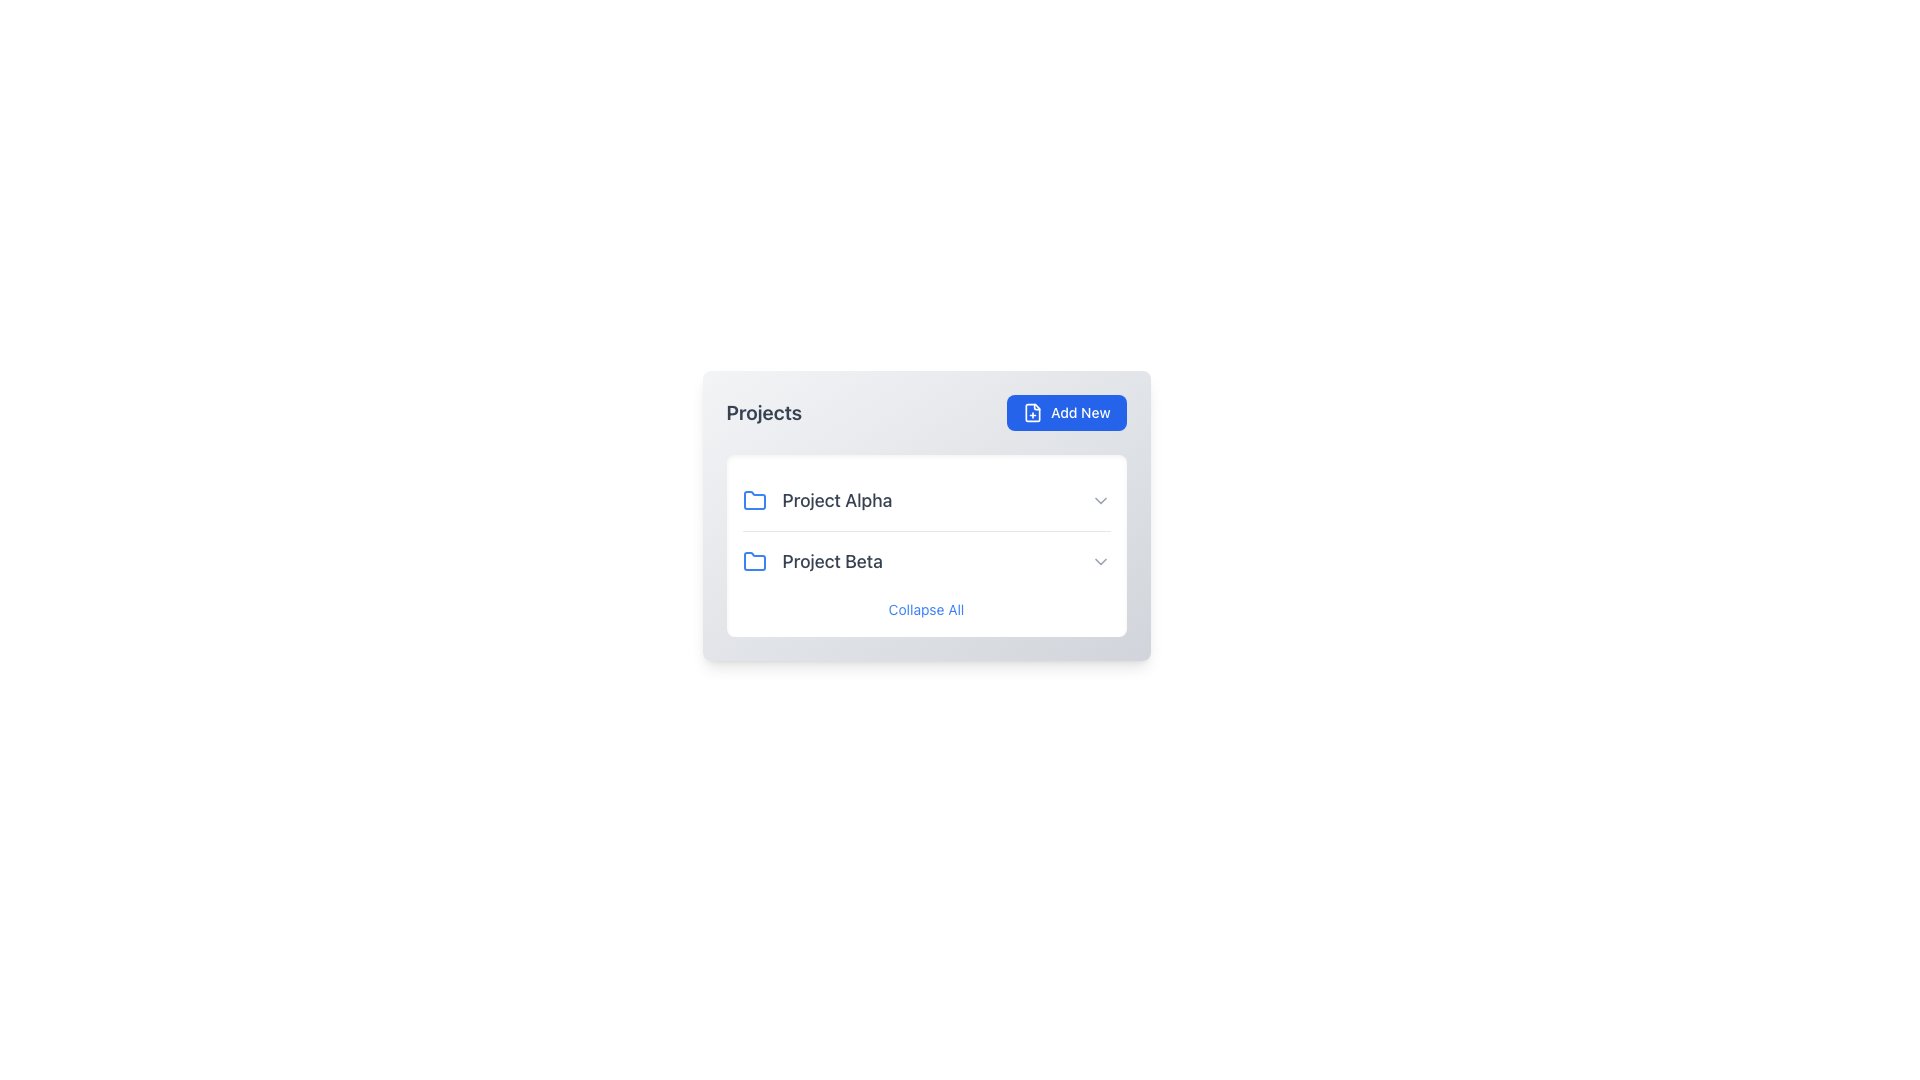  What do you see at coordinates (1065, 411) in the screenshot?
I see `the 'Add New' button with a blue background and white text located at the top-right corner of the 'Projects' section` at bounding box center [1065, 411].